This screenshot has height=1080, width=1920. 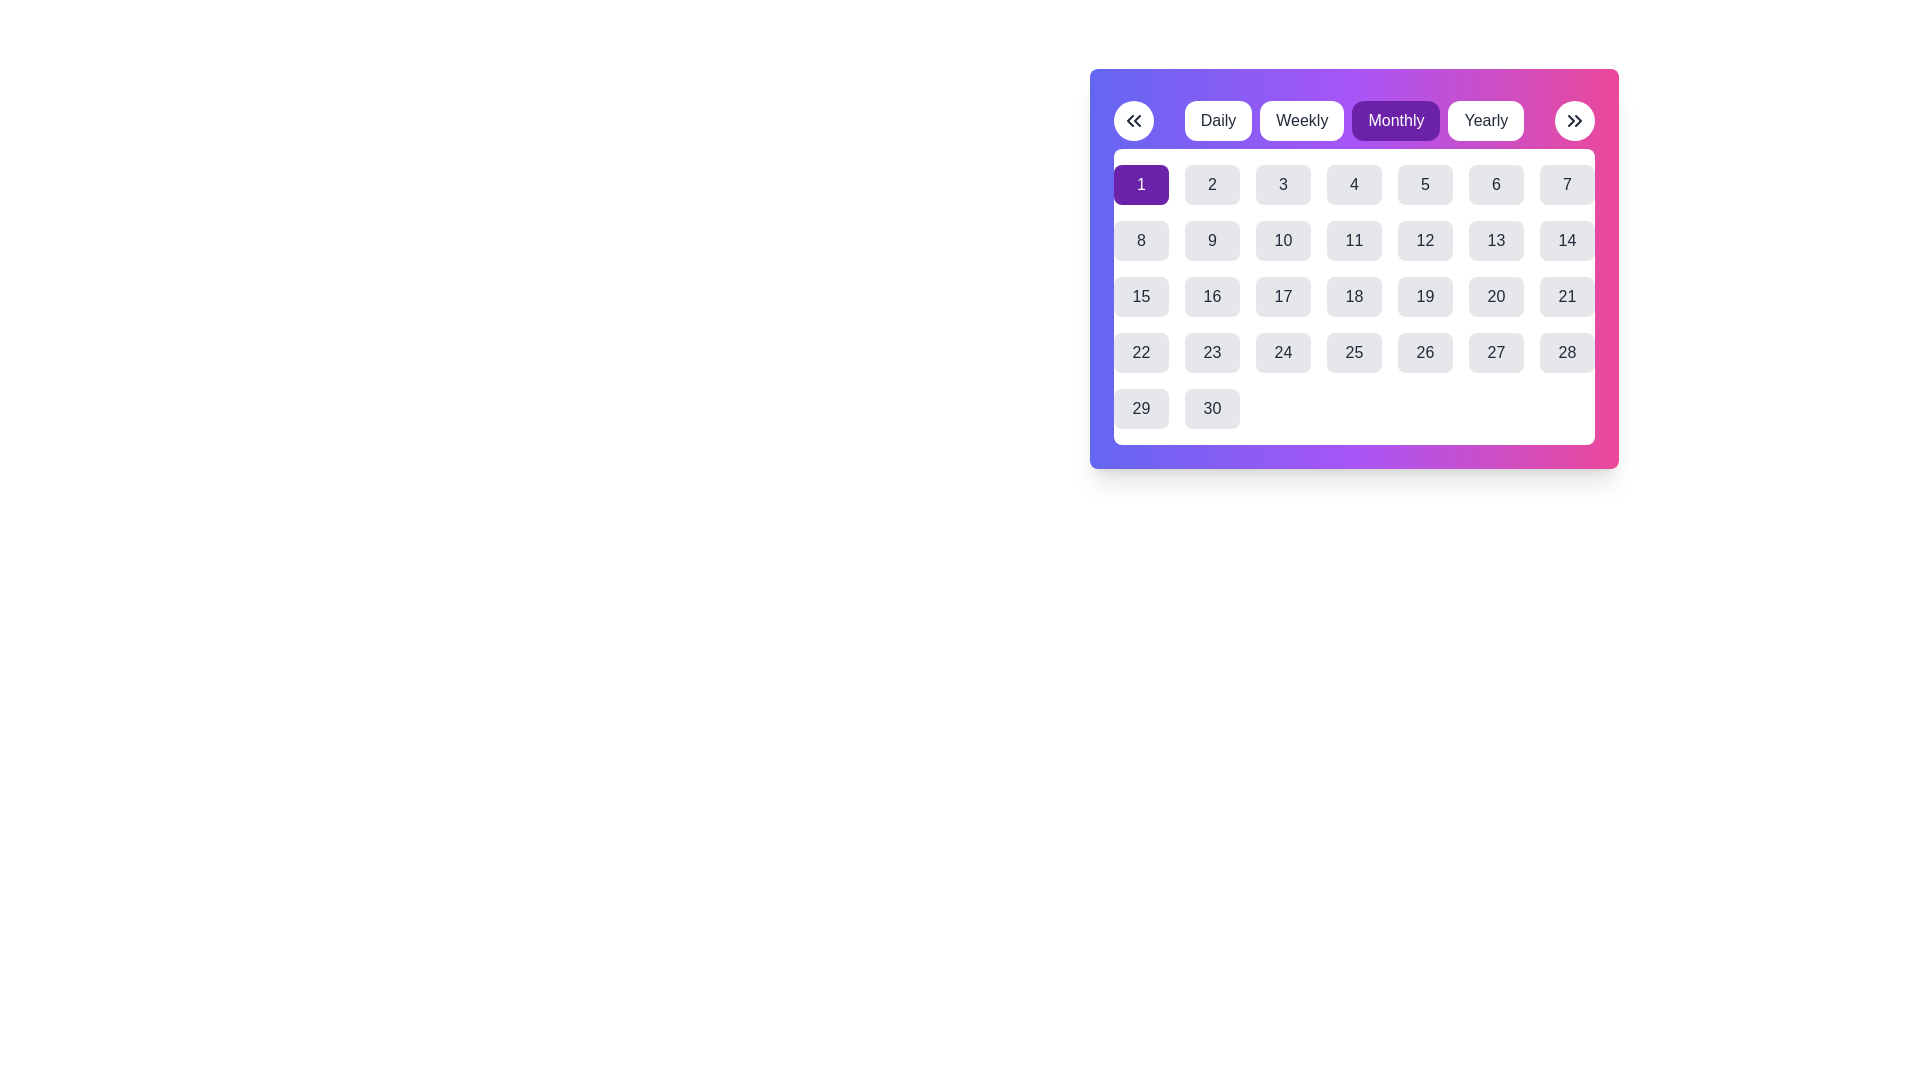 What do you see at coordinates (1486, 120) in the screenshot?
I see `the 'Yearly' button` at bounding box center [1486, 120].